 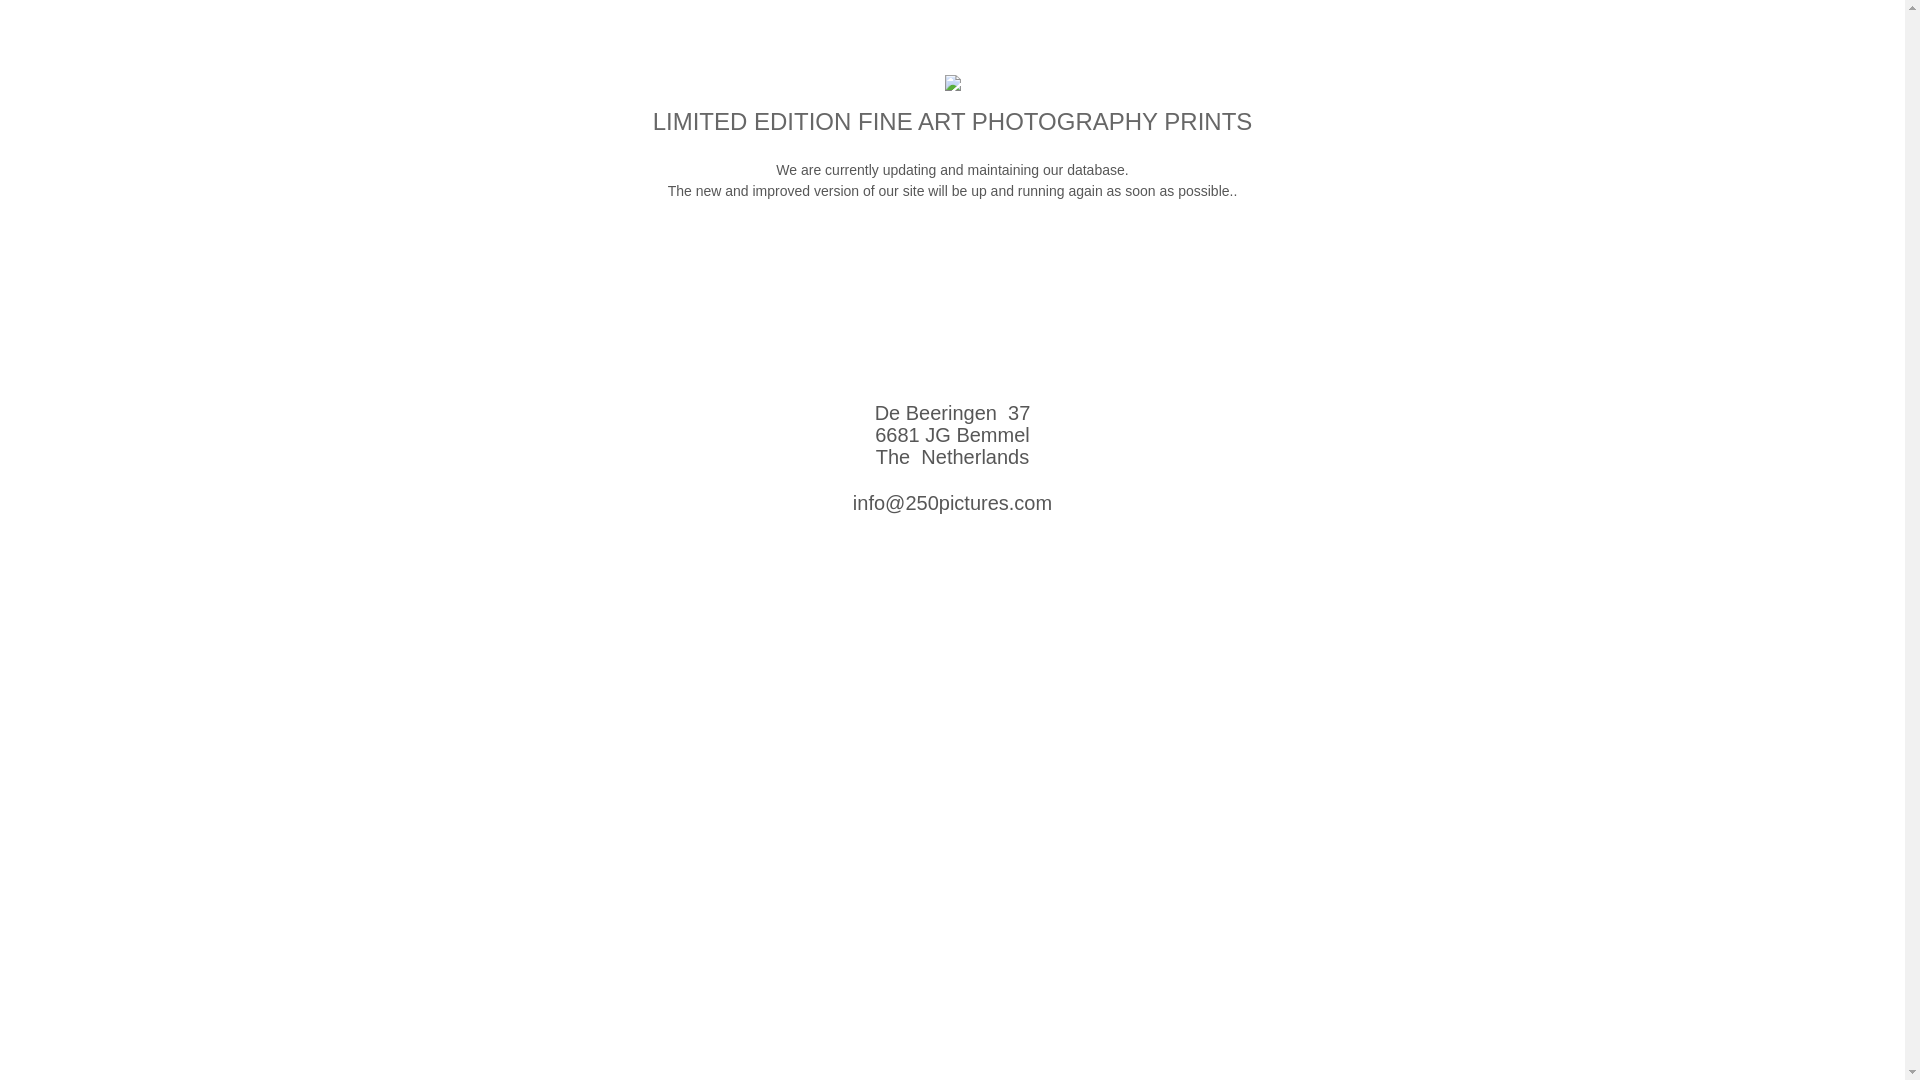 What do you see at coordinates (853, 501) in the screenshot?
I see `'info@250pictures.com'` at bounding box center [853, 501].